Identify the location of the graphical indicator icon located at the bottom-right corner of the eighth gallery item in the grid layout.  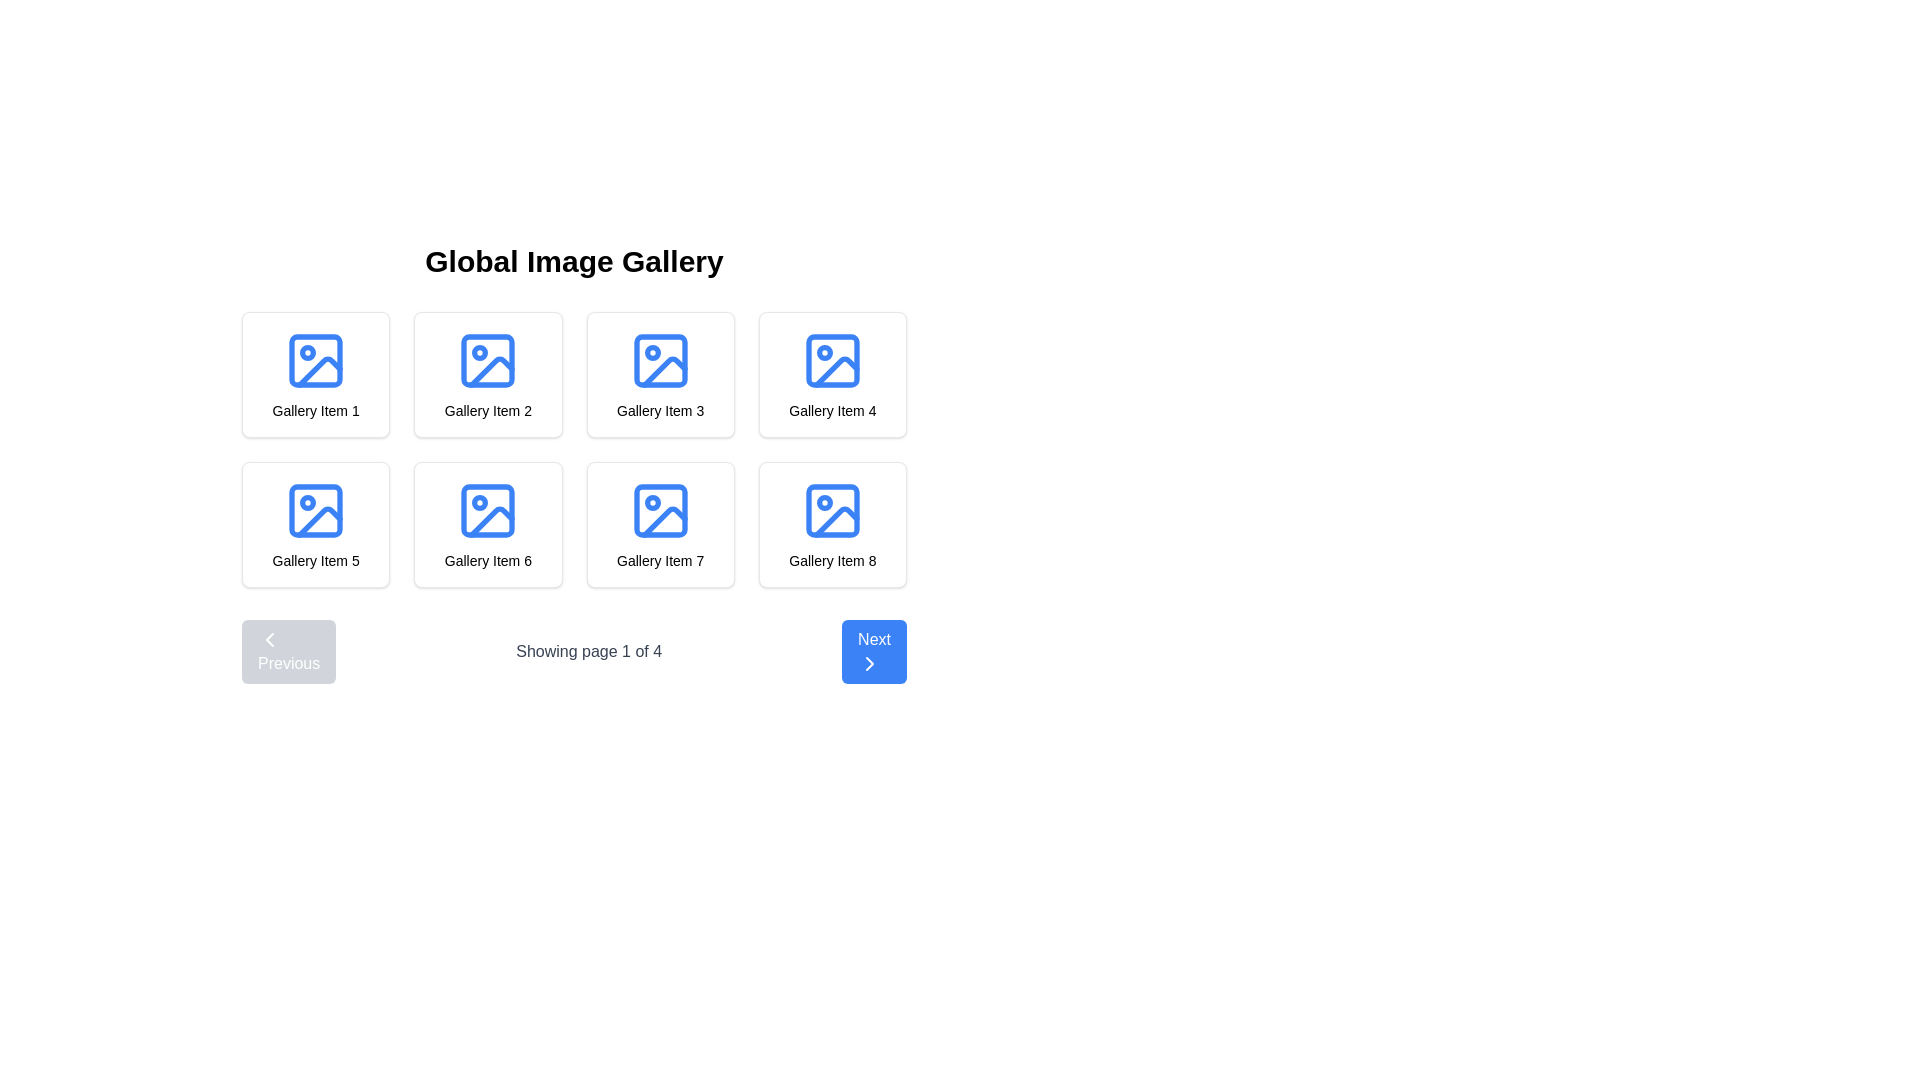
(824, 501).